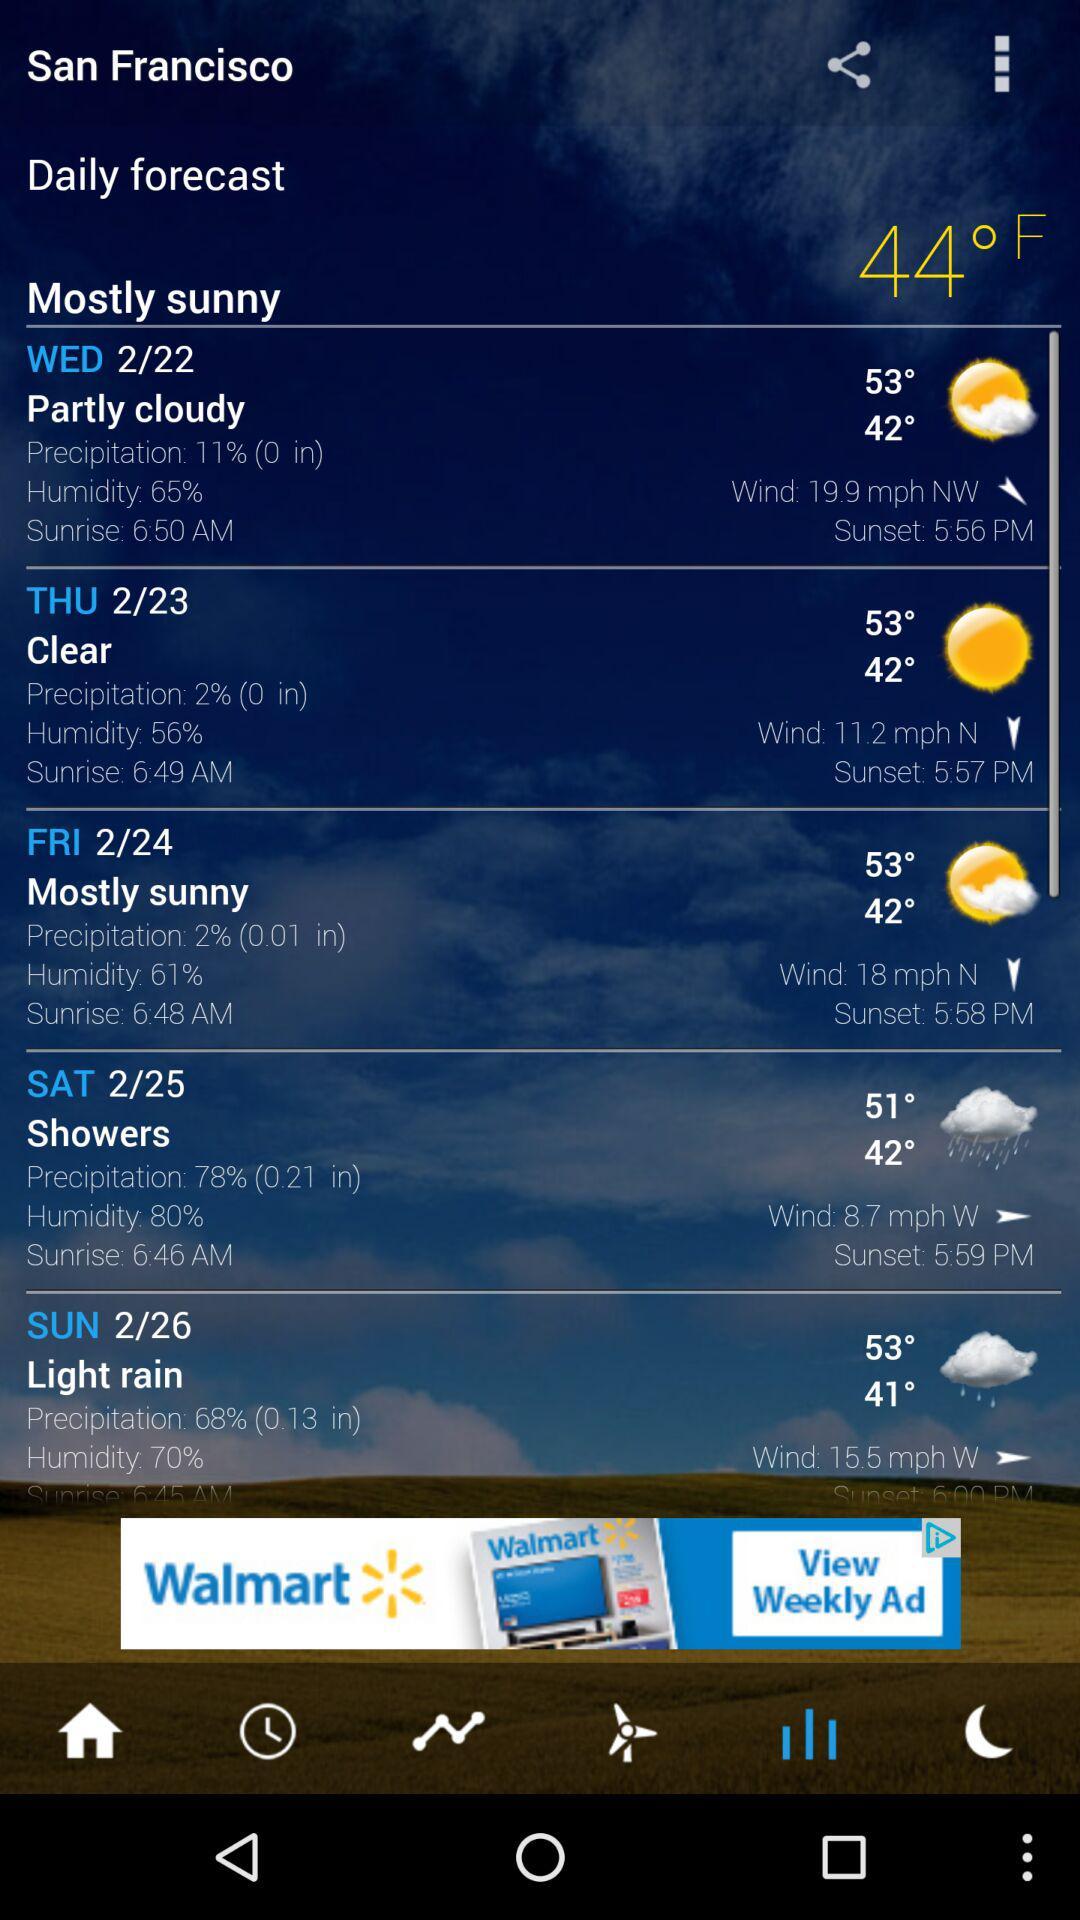 The height and width of the screenshot is (1920, 1080). I want to click on the weather icon, so click(628, 1849).